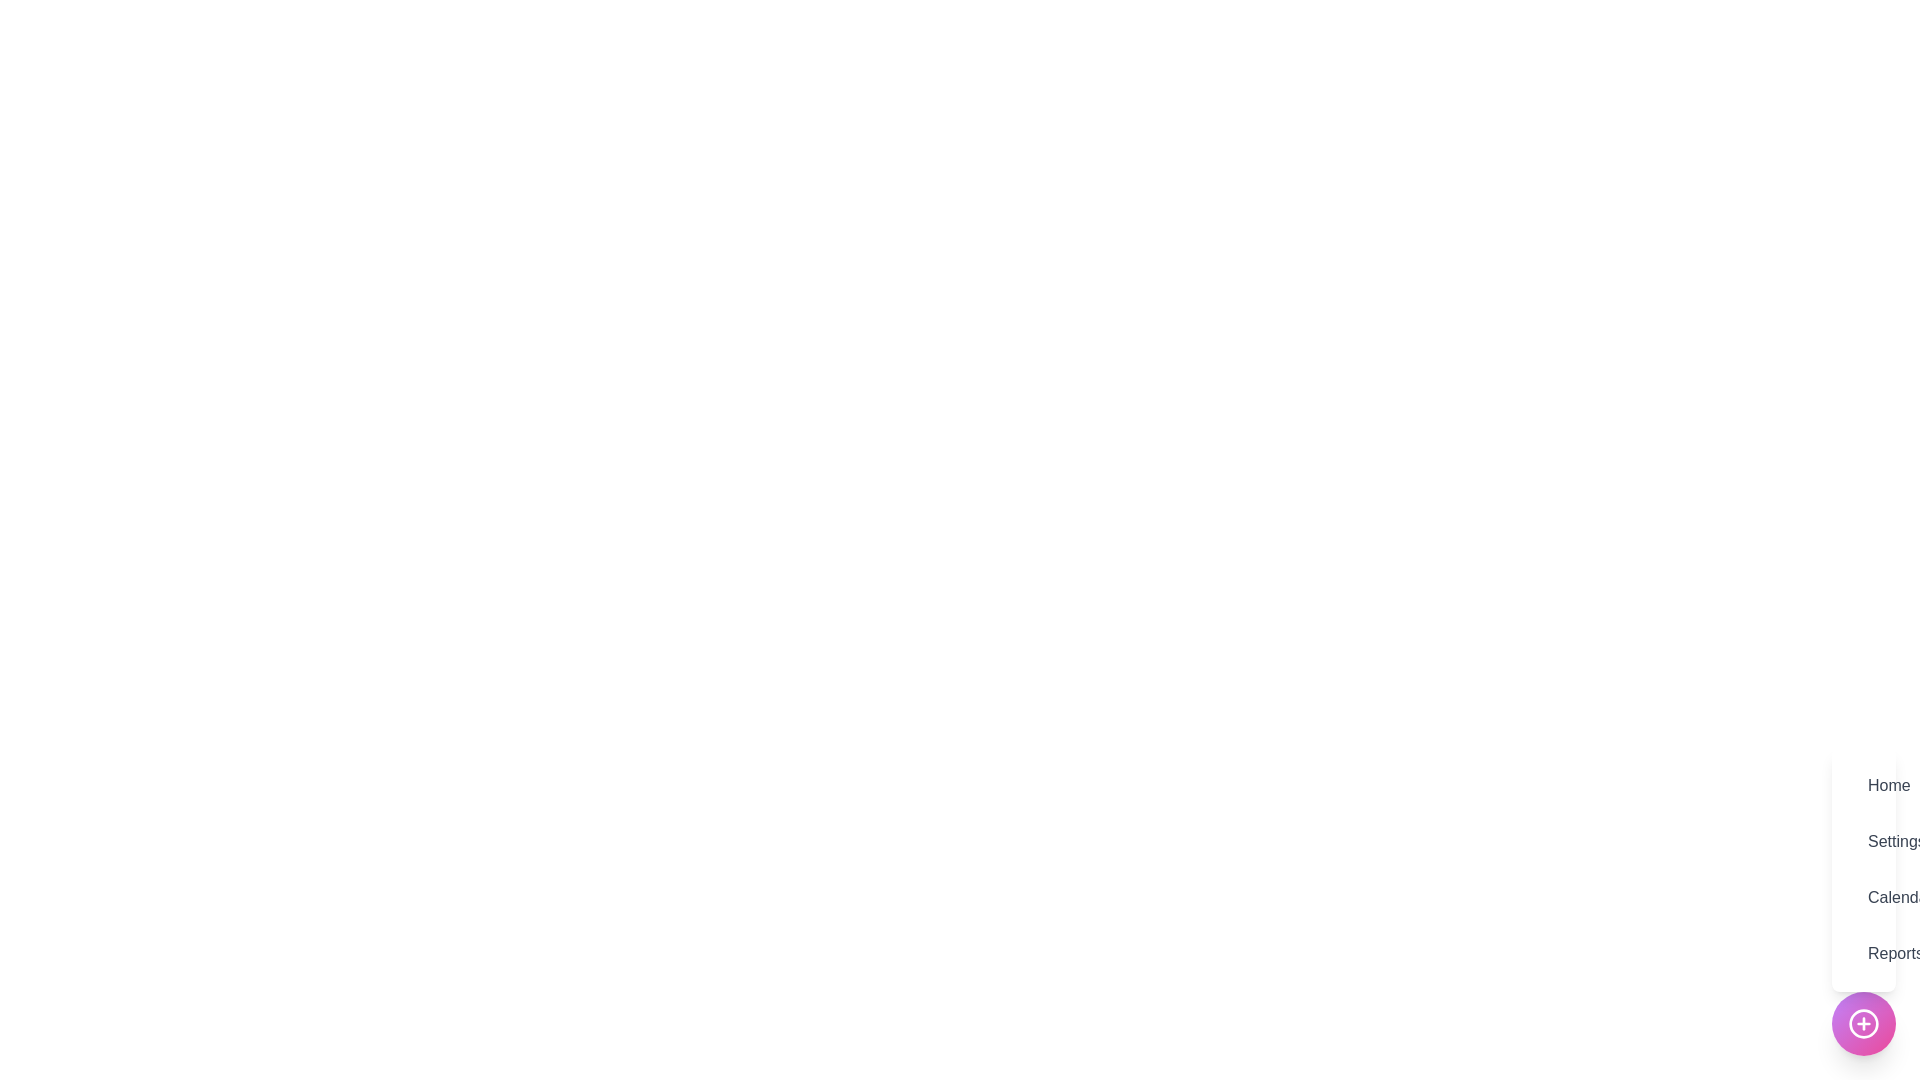  What do you see at coordinates (1862, 841) in the screenshot?
I see `the menu item Settings to select it` at bounding box center [1862, 841].